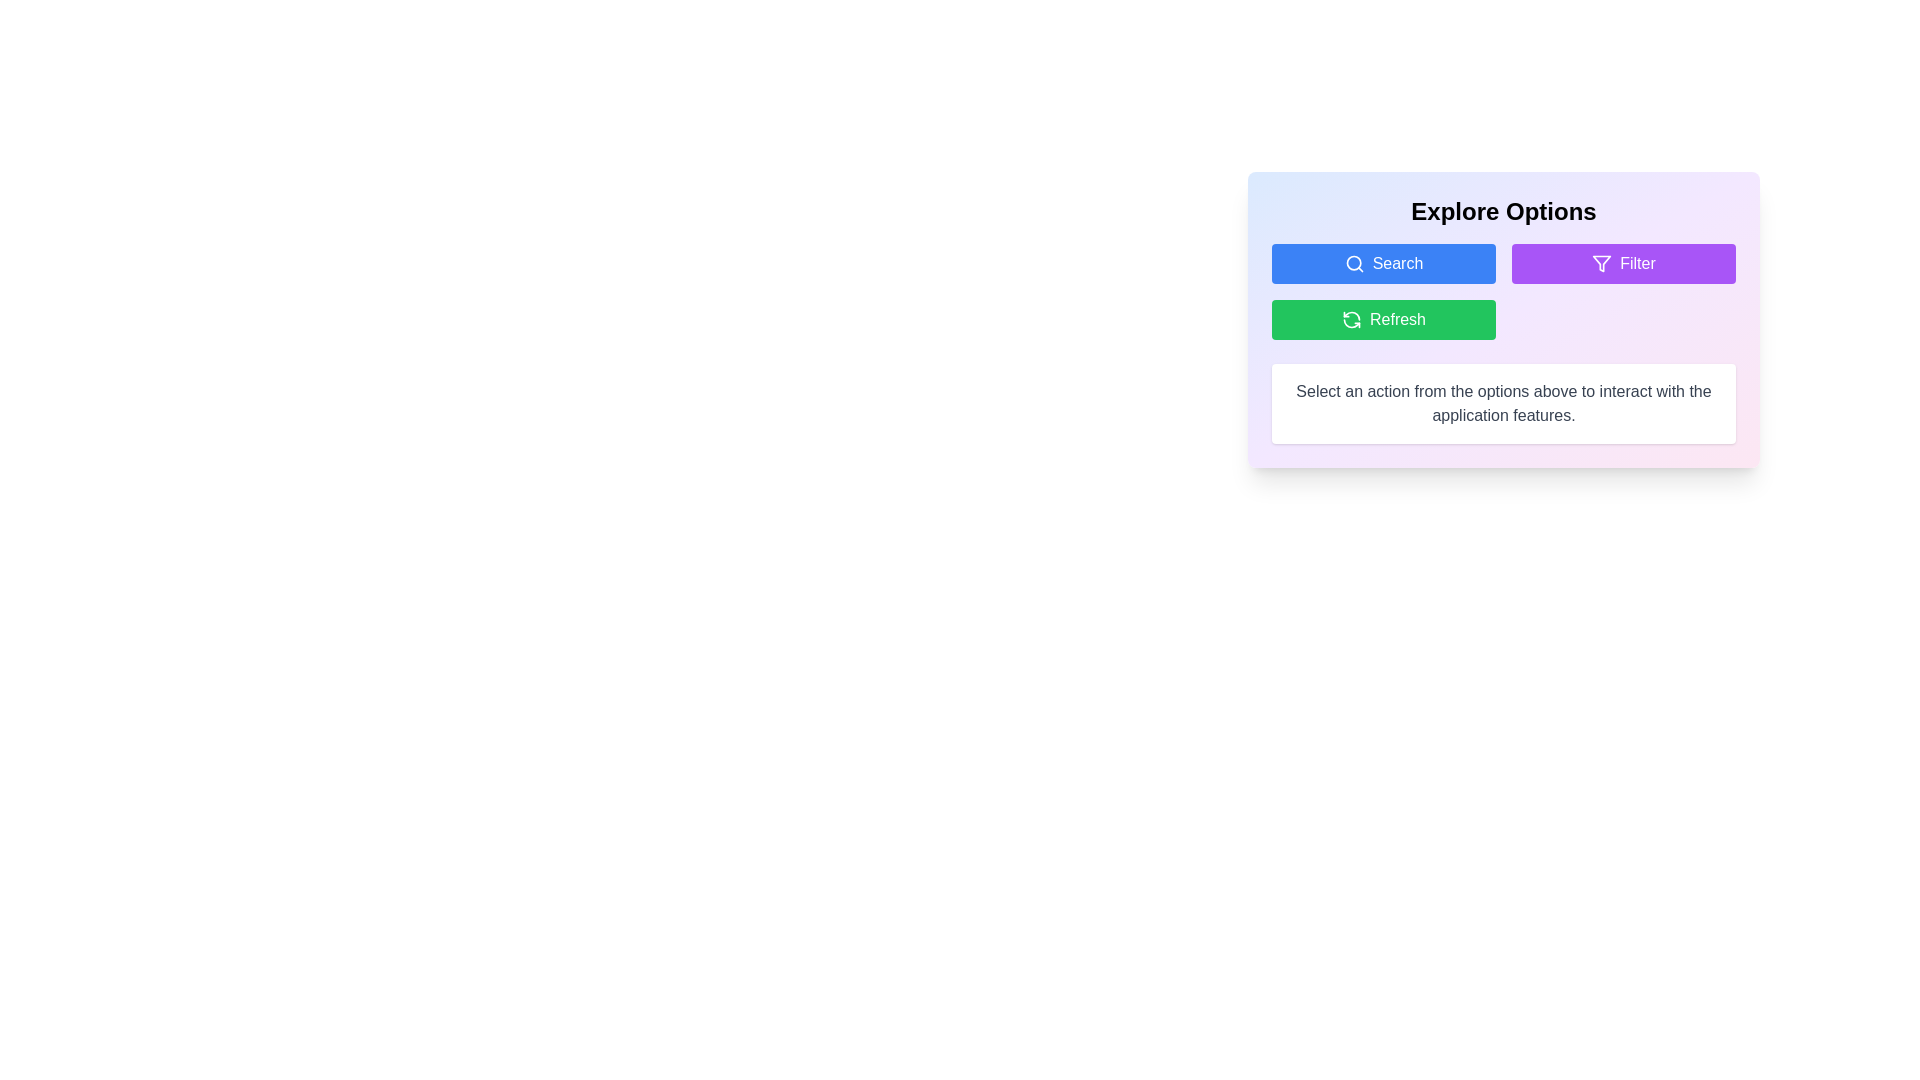  Describe the element at coordinates (1602, 262) in the screenshot. I see `the funnel icon within the 'Filter' button` at that location.